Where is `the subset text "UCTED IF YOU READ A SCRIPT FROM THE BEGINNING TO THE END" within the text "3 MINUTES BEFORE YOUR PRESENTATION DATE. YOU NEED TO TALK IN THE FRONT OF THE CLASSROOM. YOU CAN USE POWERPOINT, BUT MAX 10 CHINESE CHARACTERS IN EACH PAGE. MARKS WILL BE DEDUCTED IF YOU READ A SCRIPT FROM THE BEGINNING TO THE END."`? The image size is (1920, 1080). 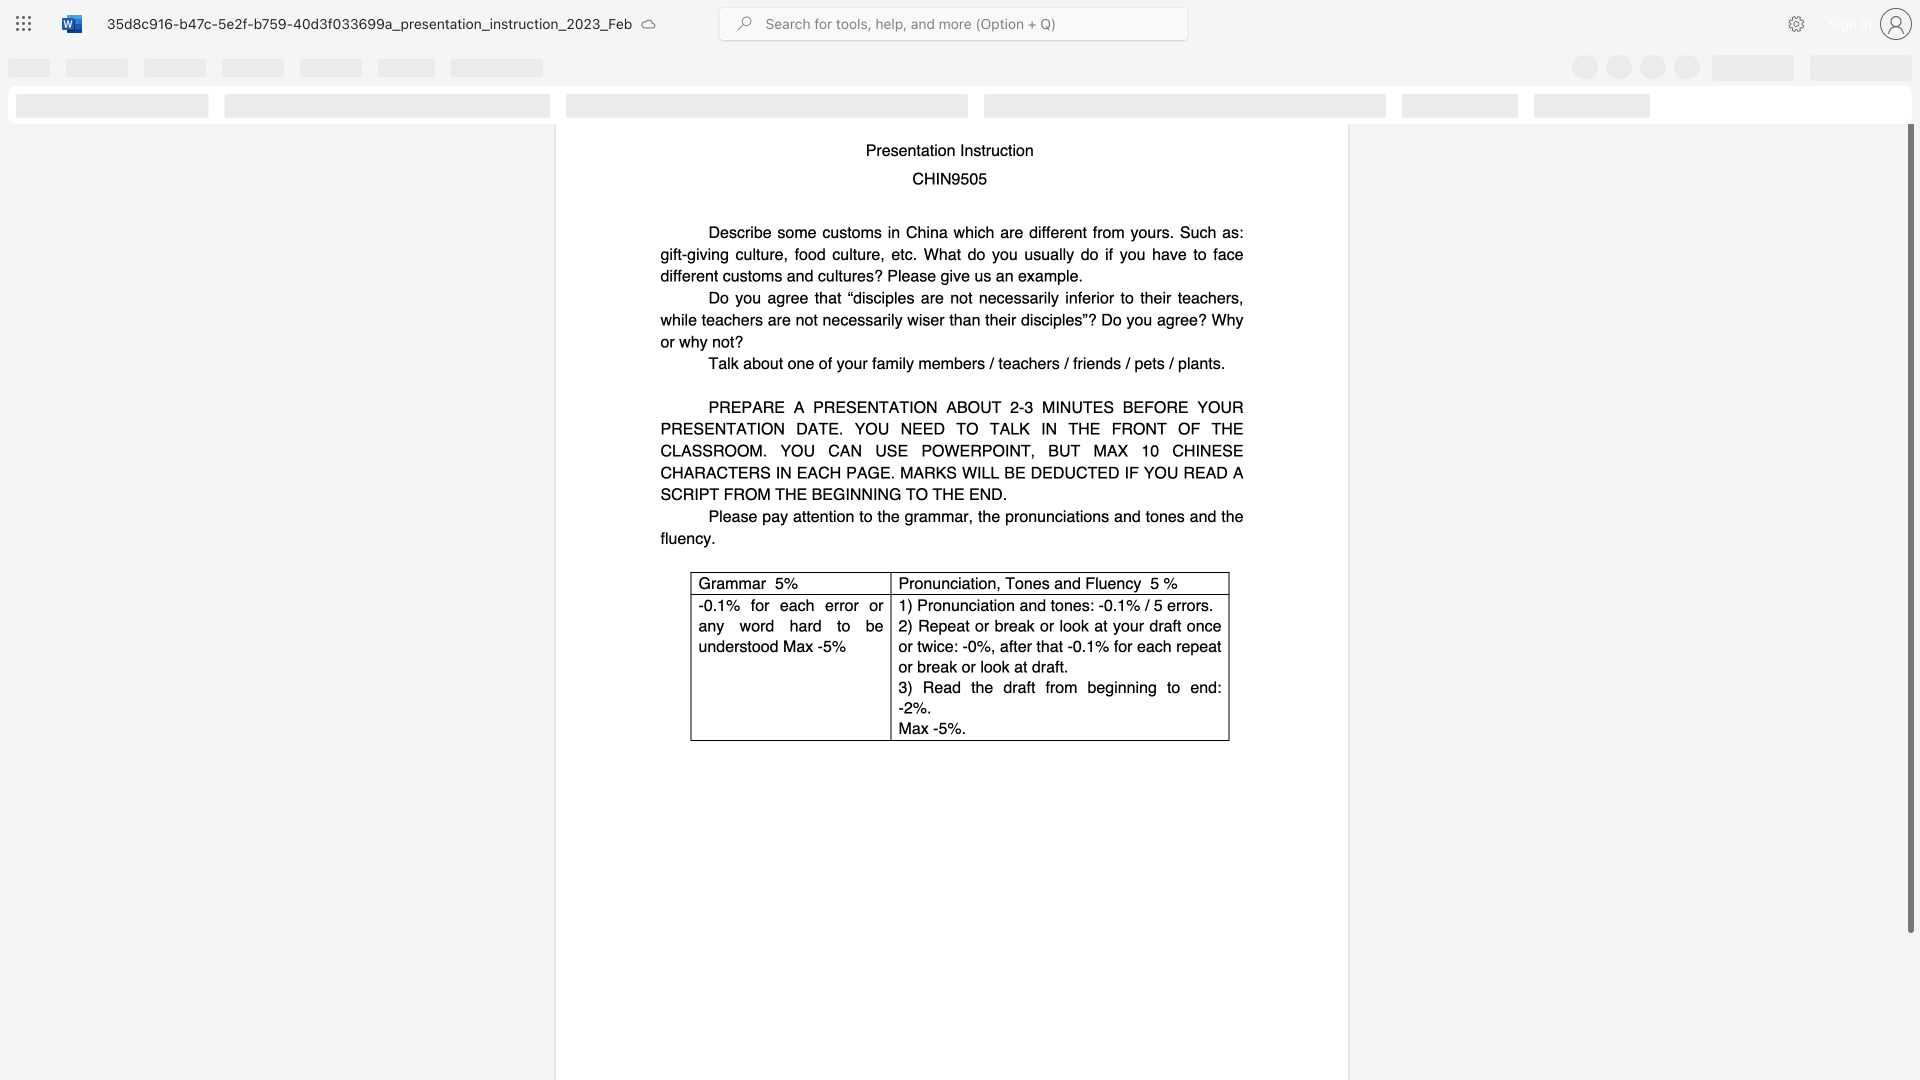 the subset text "UCTED IF YOU READ A SCRIPT FROM THE BEGINNING TO THE END" within the text "3 MINUTES BEFORE YOUR PRESENTATION DATE. YOU NEED TO TALK IN THE FRONT OF THE CLASSROOM. YOU CAN USE POWERPOINT, BUT MAX 10 CHINESE CHARACTERS IN EACH PAGE. MARKS WILL BE DEDUCTED IF YOU READ A SCRIPT FROM THE BEGINNING TO THE END." is located at coordinates (1063, 472).